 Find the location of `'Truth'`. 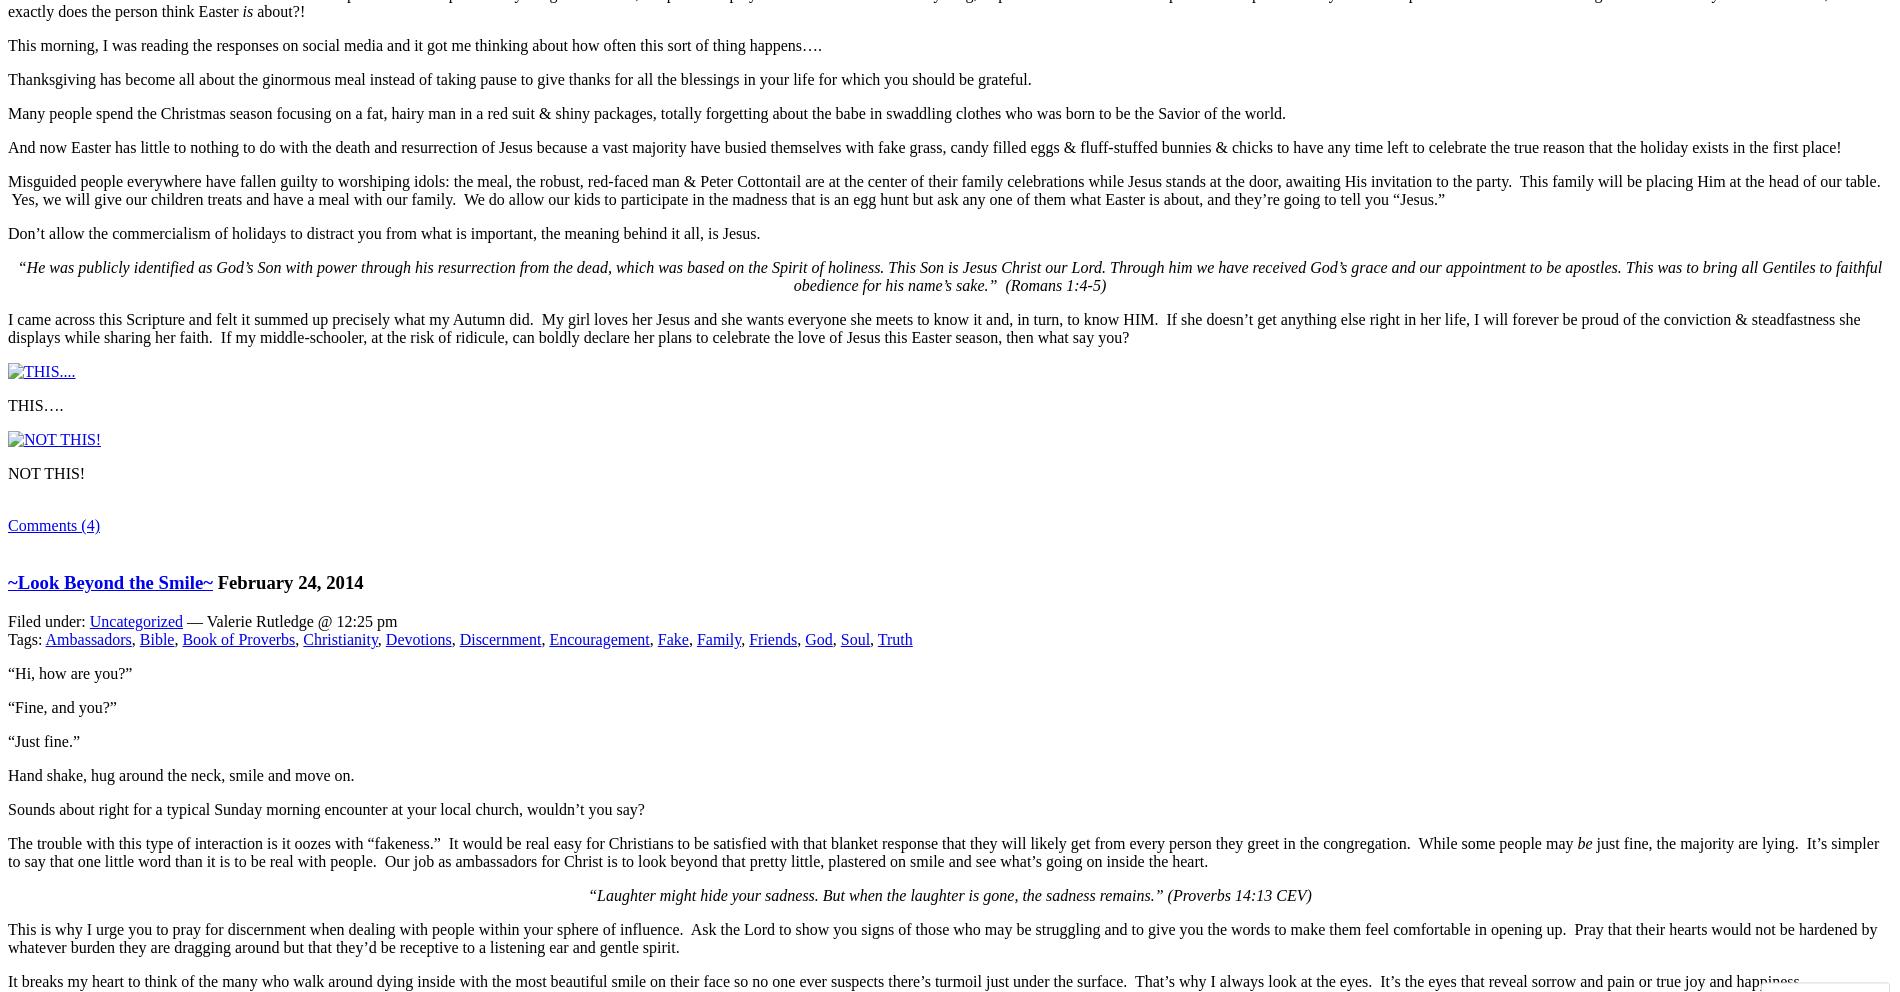

'Truth' is located at coordinates (876, 638).